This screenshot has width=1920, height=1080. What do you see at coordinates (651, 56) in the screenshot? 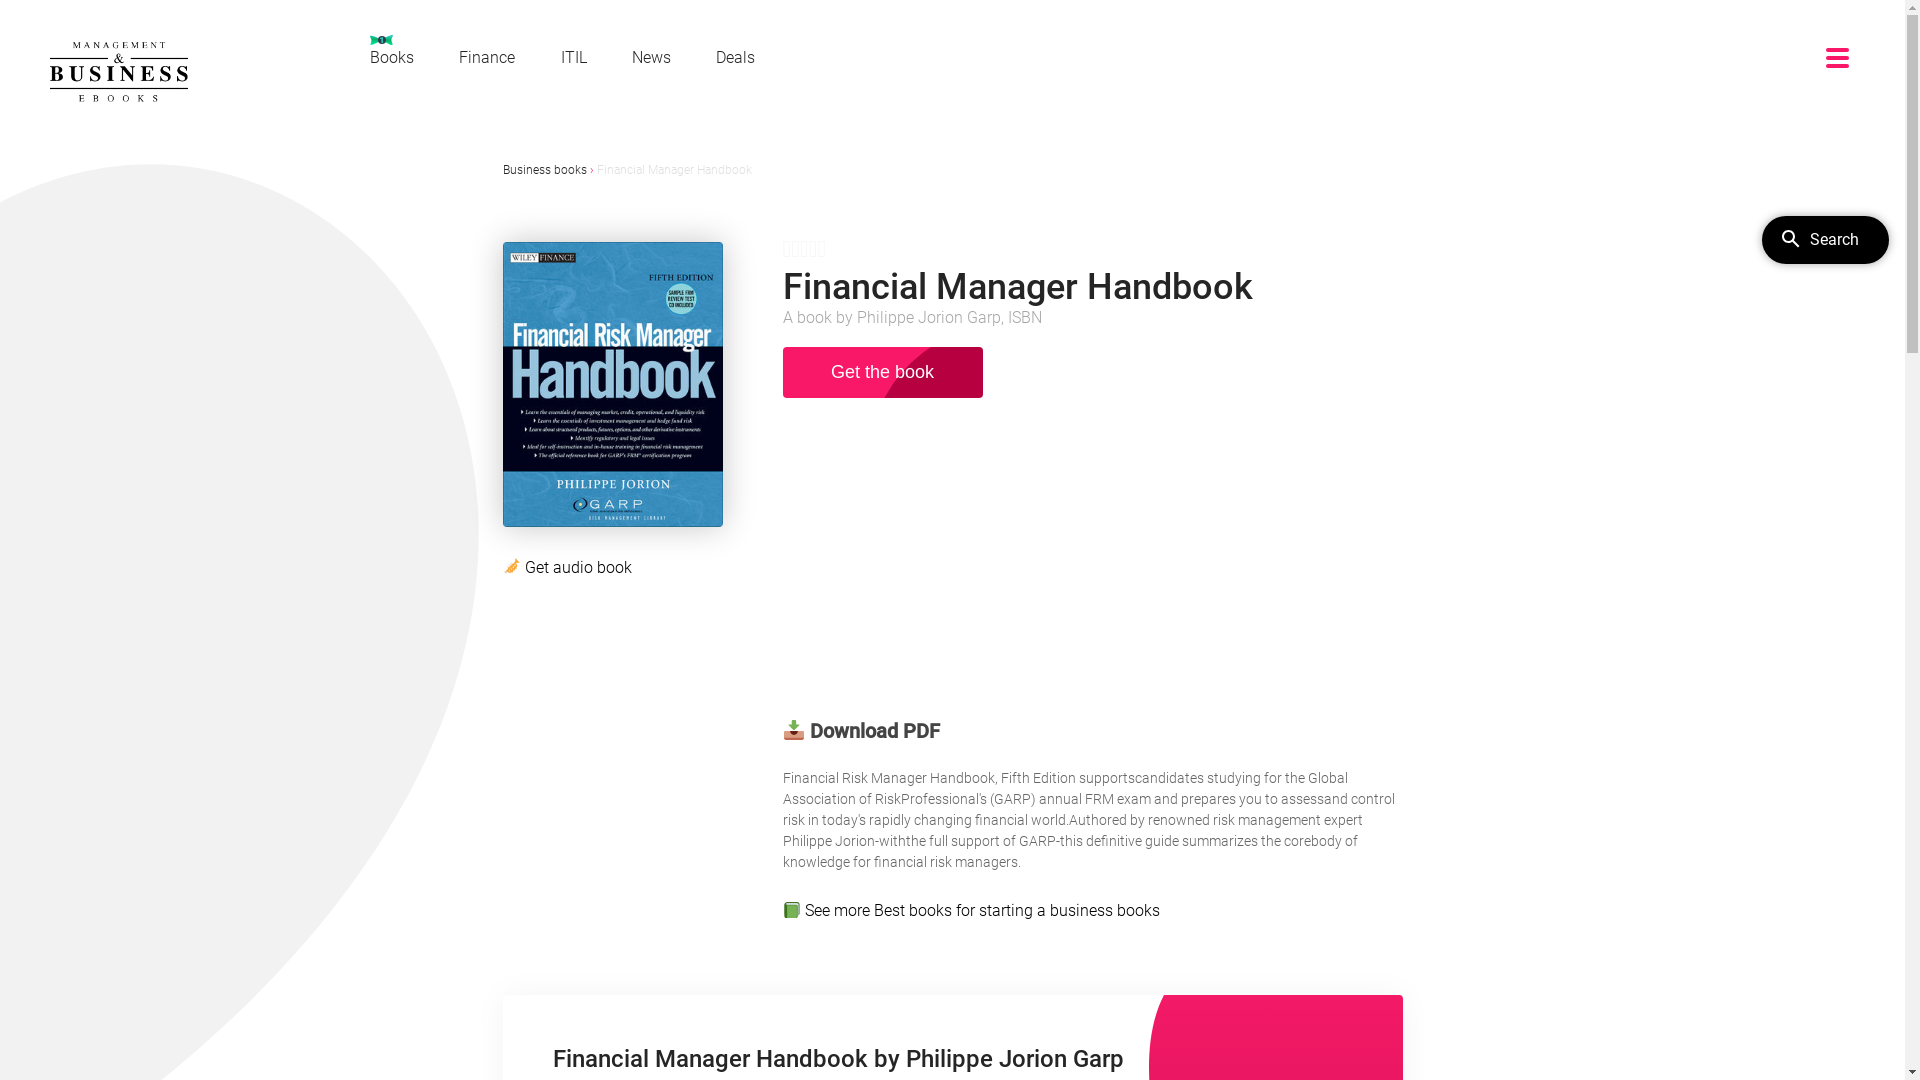
I see `'News'` at bounding box center [651, 56].